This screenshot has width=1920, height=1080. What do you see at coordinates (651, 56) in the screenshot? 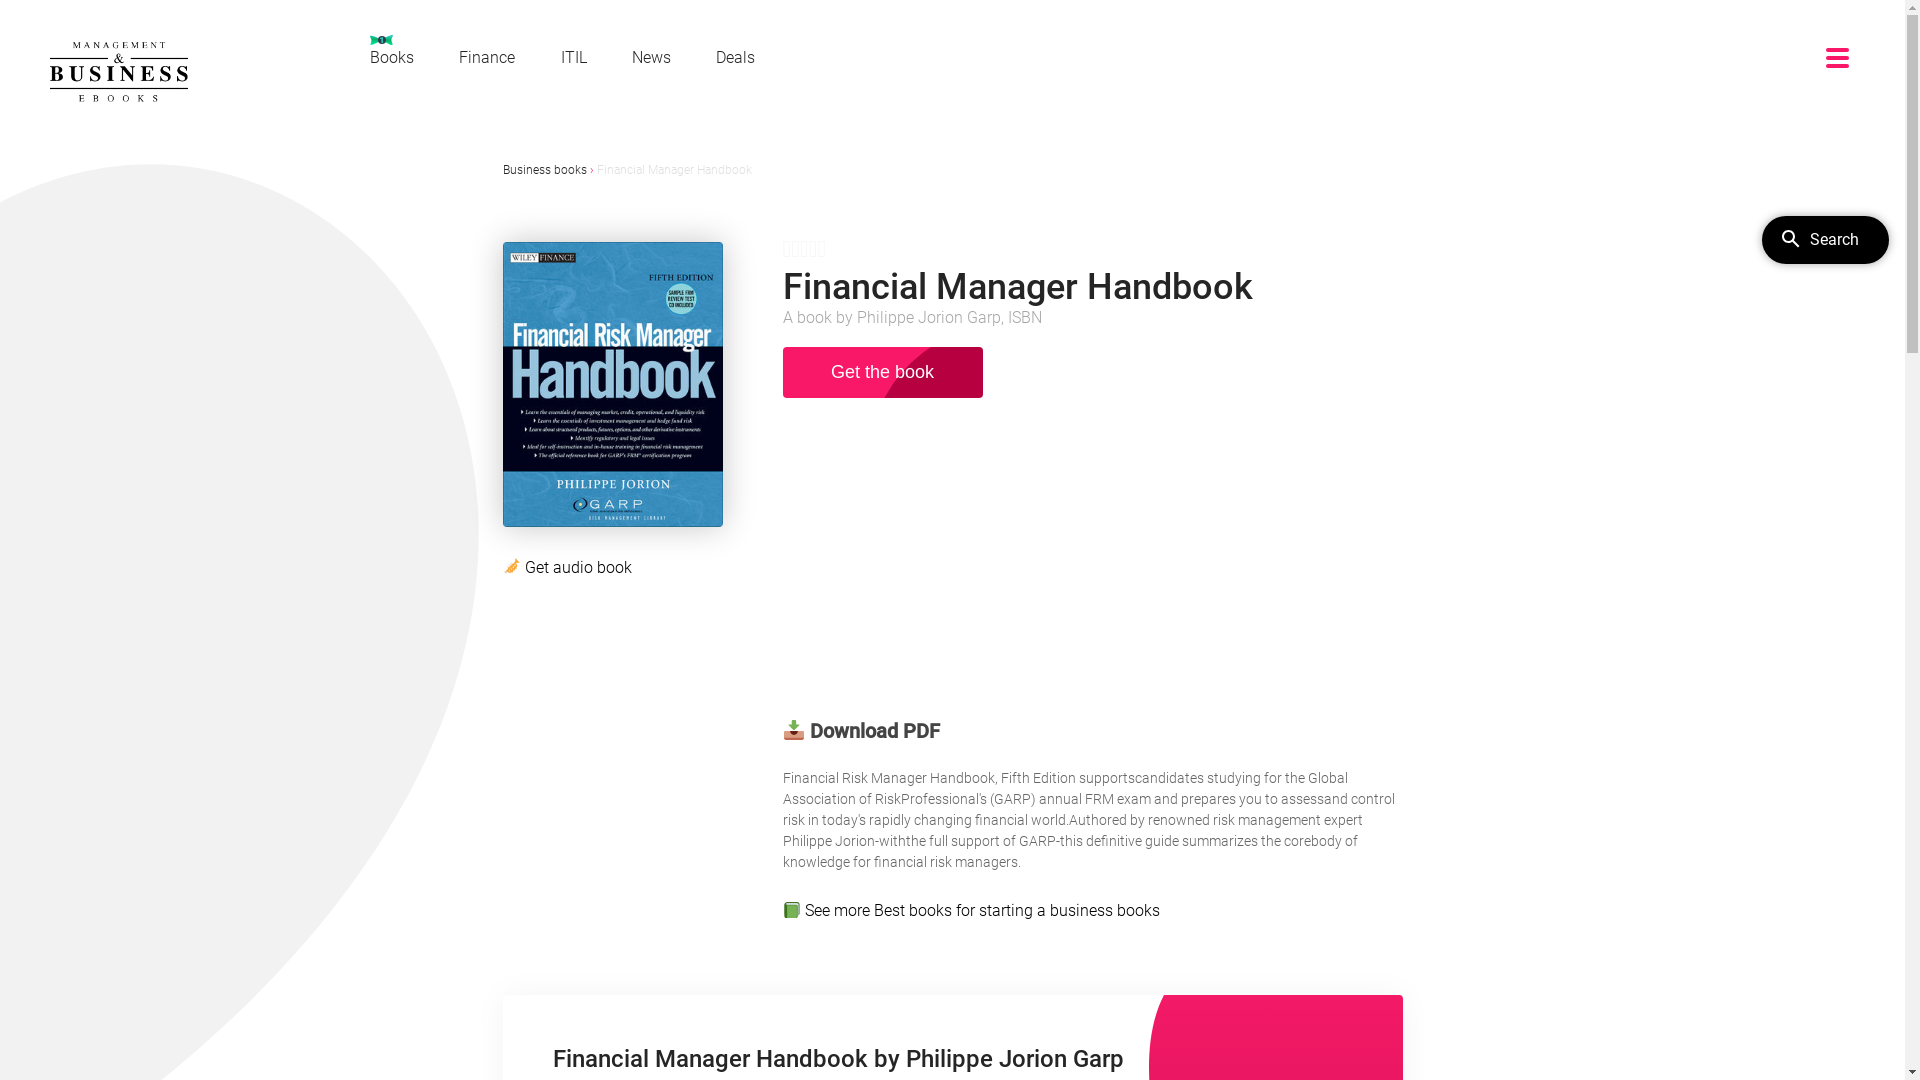
I see `'News'` at bounding box center [651, 56].